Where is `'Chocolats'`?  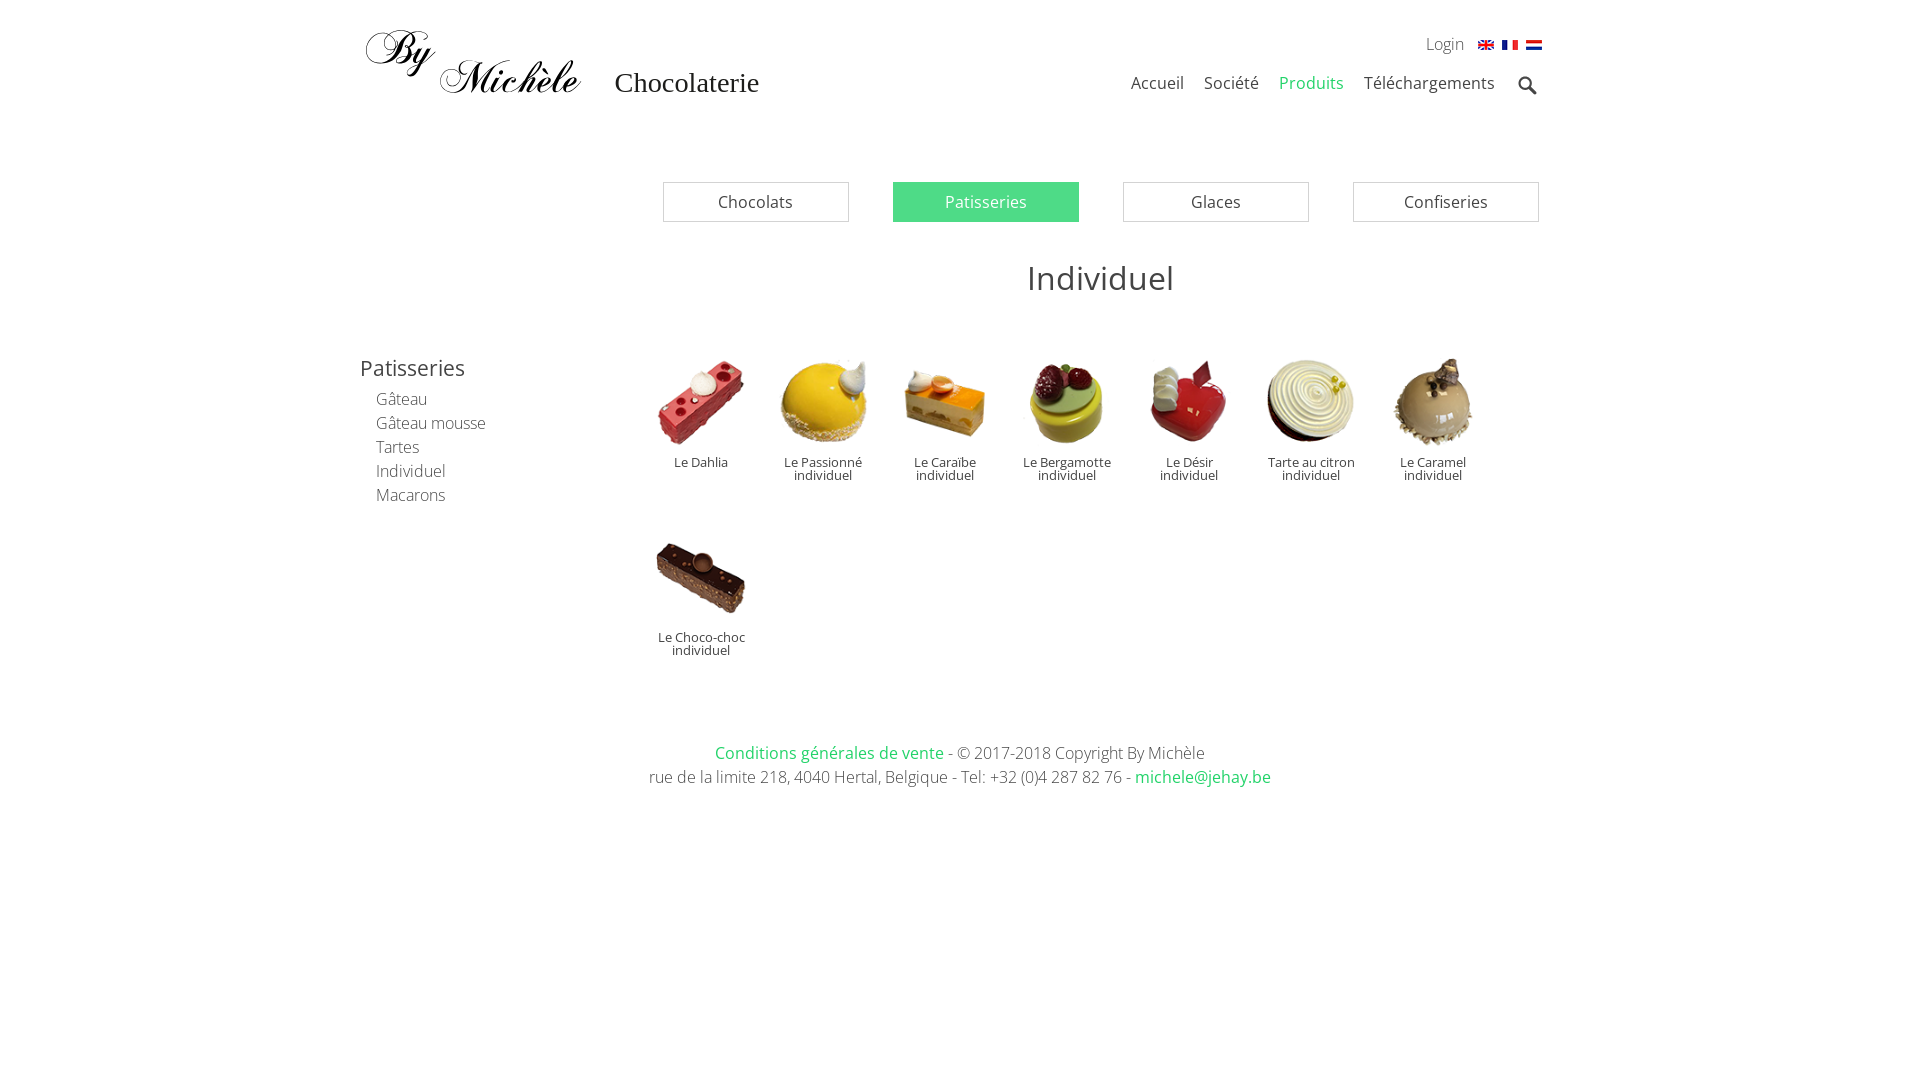 'Chocolats' is located at coordinates (662, 201).